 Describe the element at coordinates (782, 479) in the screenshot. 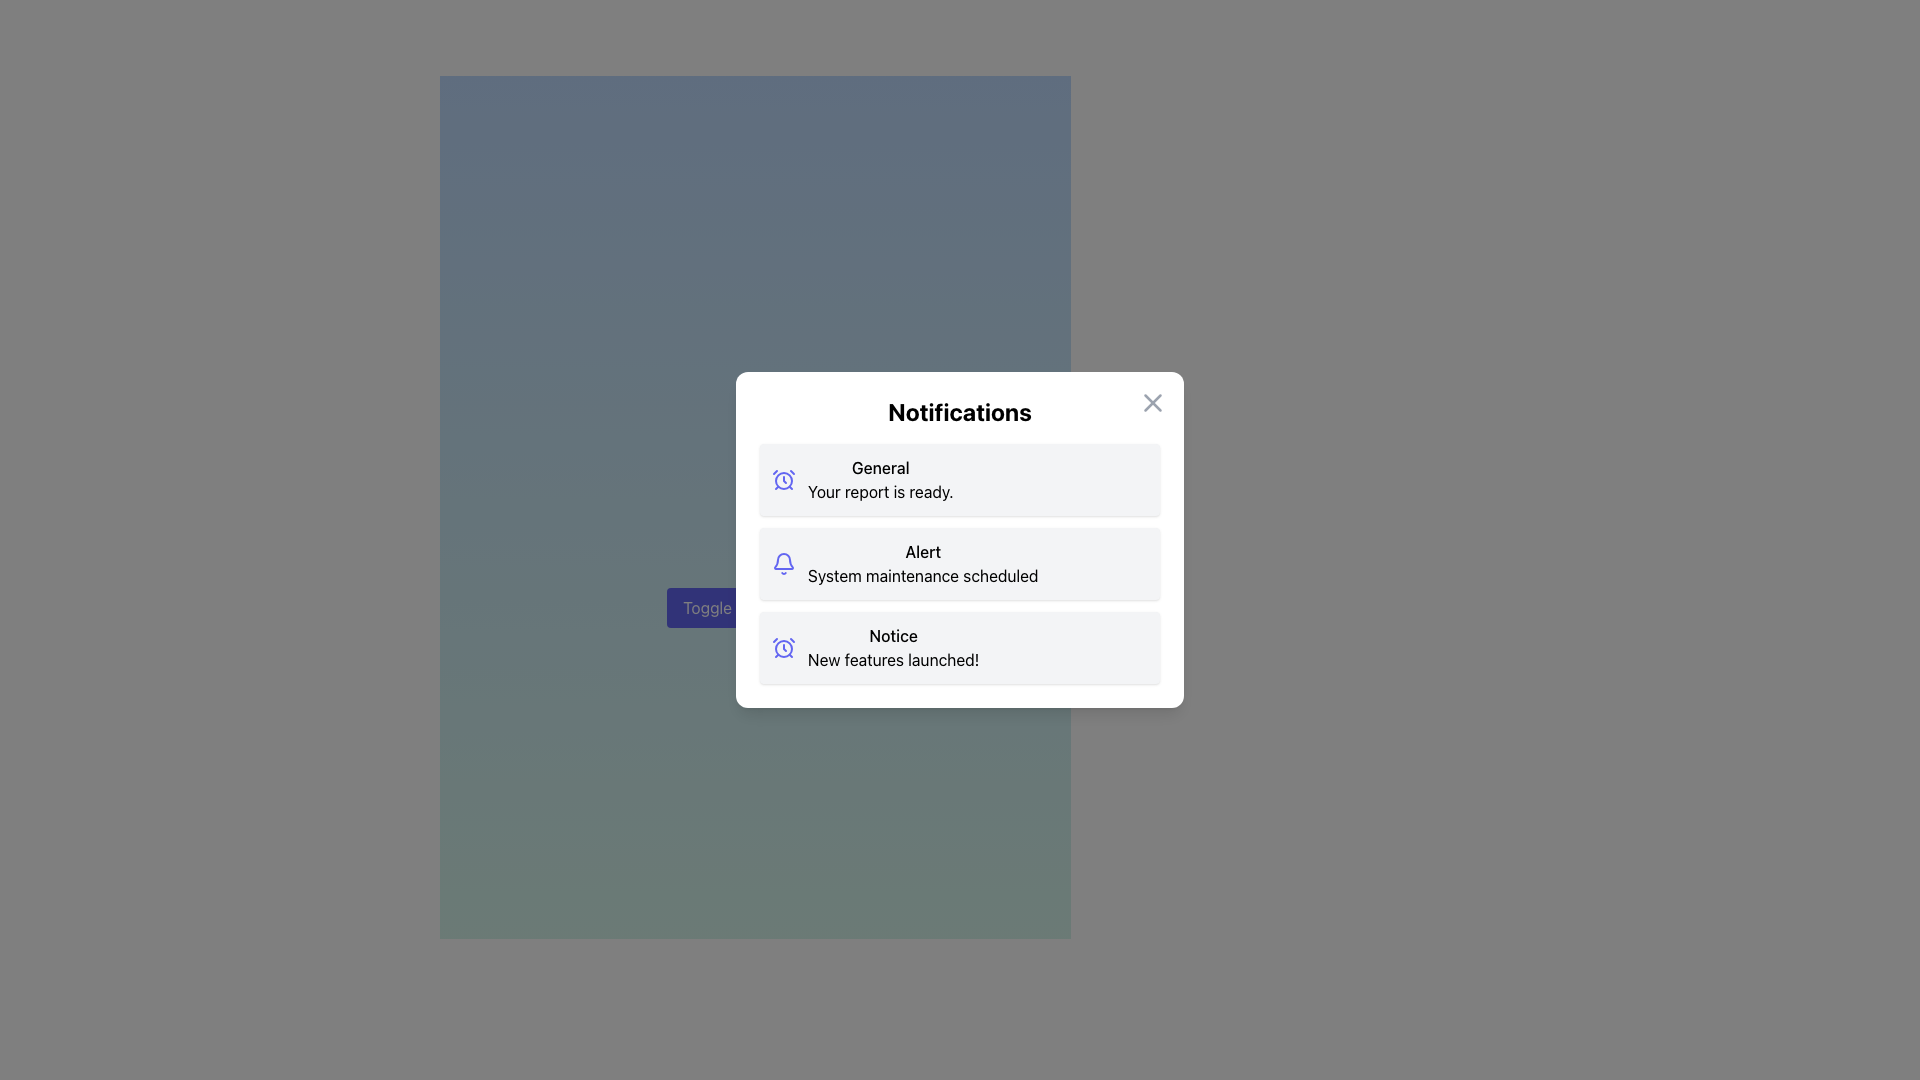

I see `the notification icon associated with the text 'General' and 'Your report is ready.' positioned at the top-left of the notification card` at that location.